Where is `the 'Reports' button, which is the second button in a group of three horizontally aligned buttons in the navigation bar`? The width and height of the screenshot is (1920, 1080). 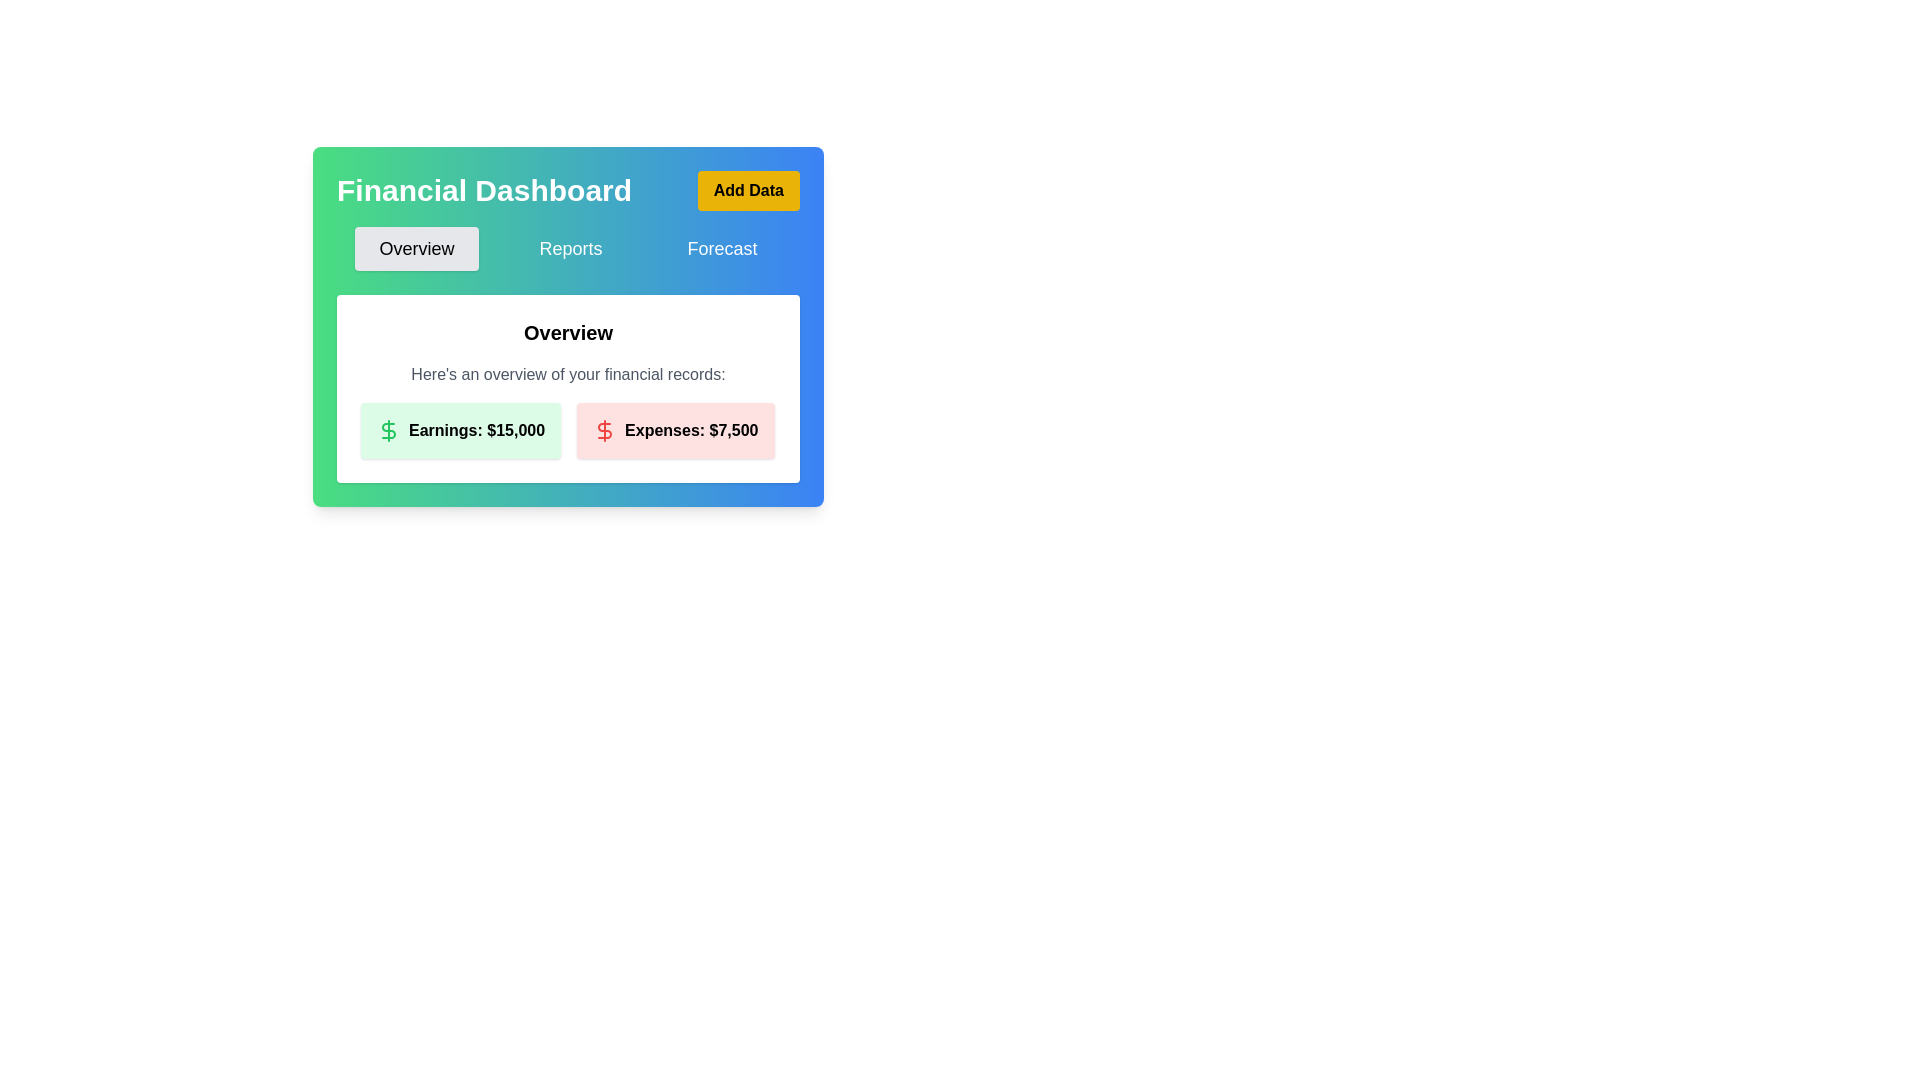 the 'Reports' button, which is the second button in a group of three horizontally aligned buttons in the navigation bar is located at coordinates (570, 248).